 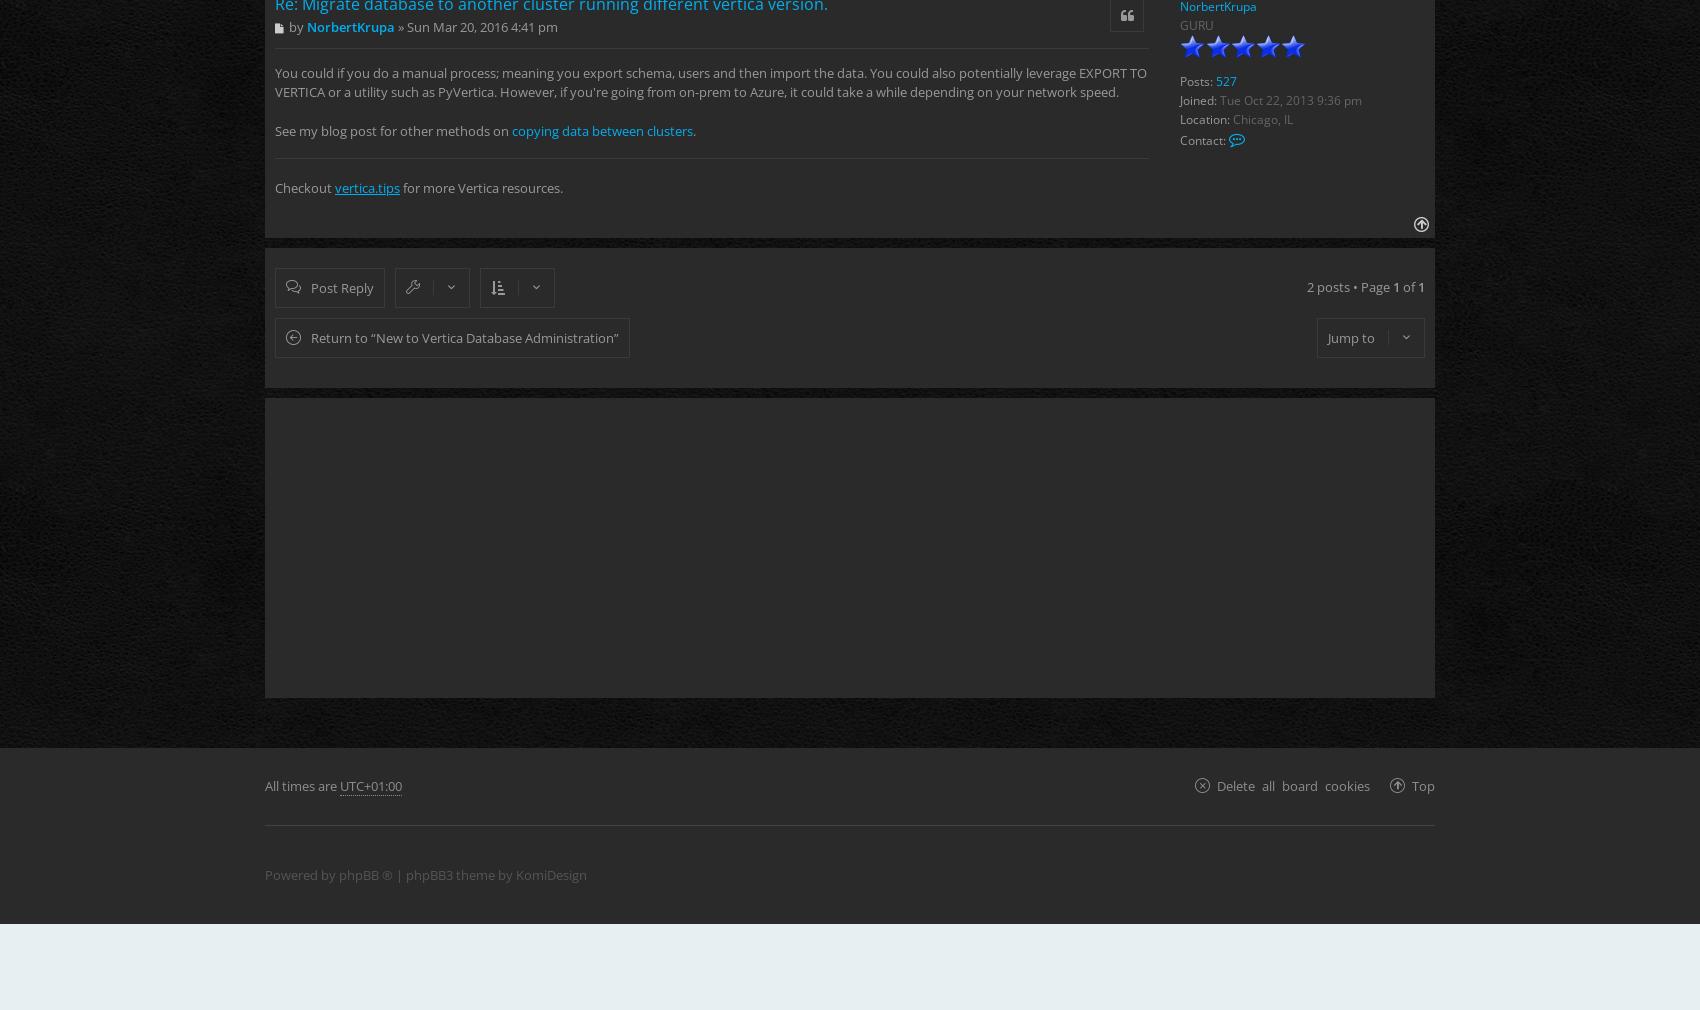 I want to click on 'KomiDesign', so click(x=550, y=873).